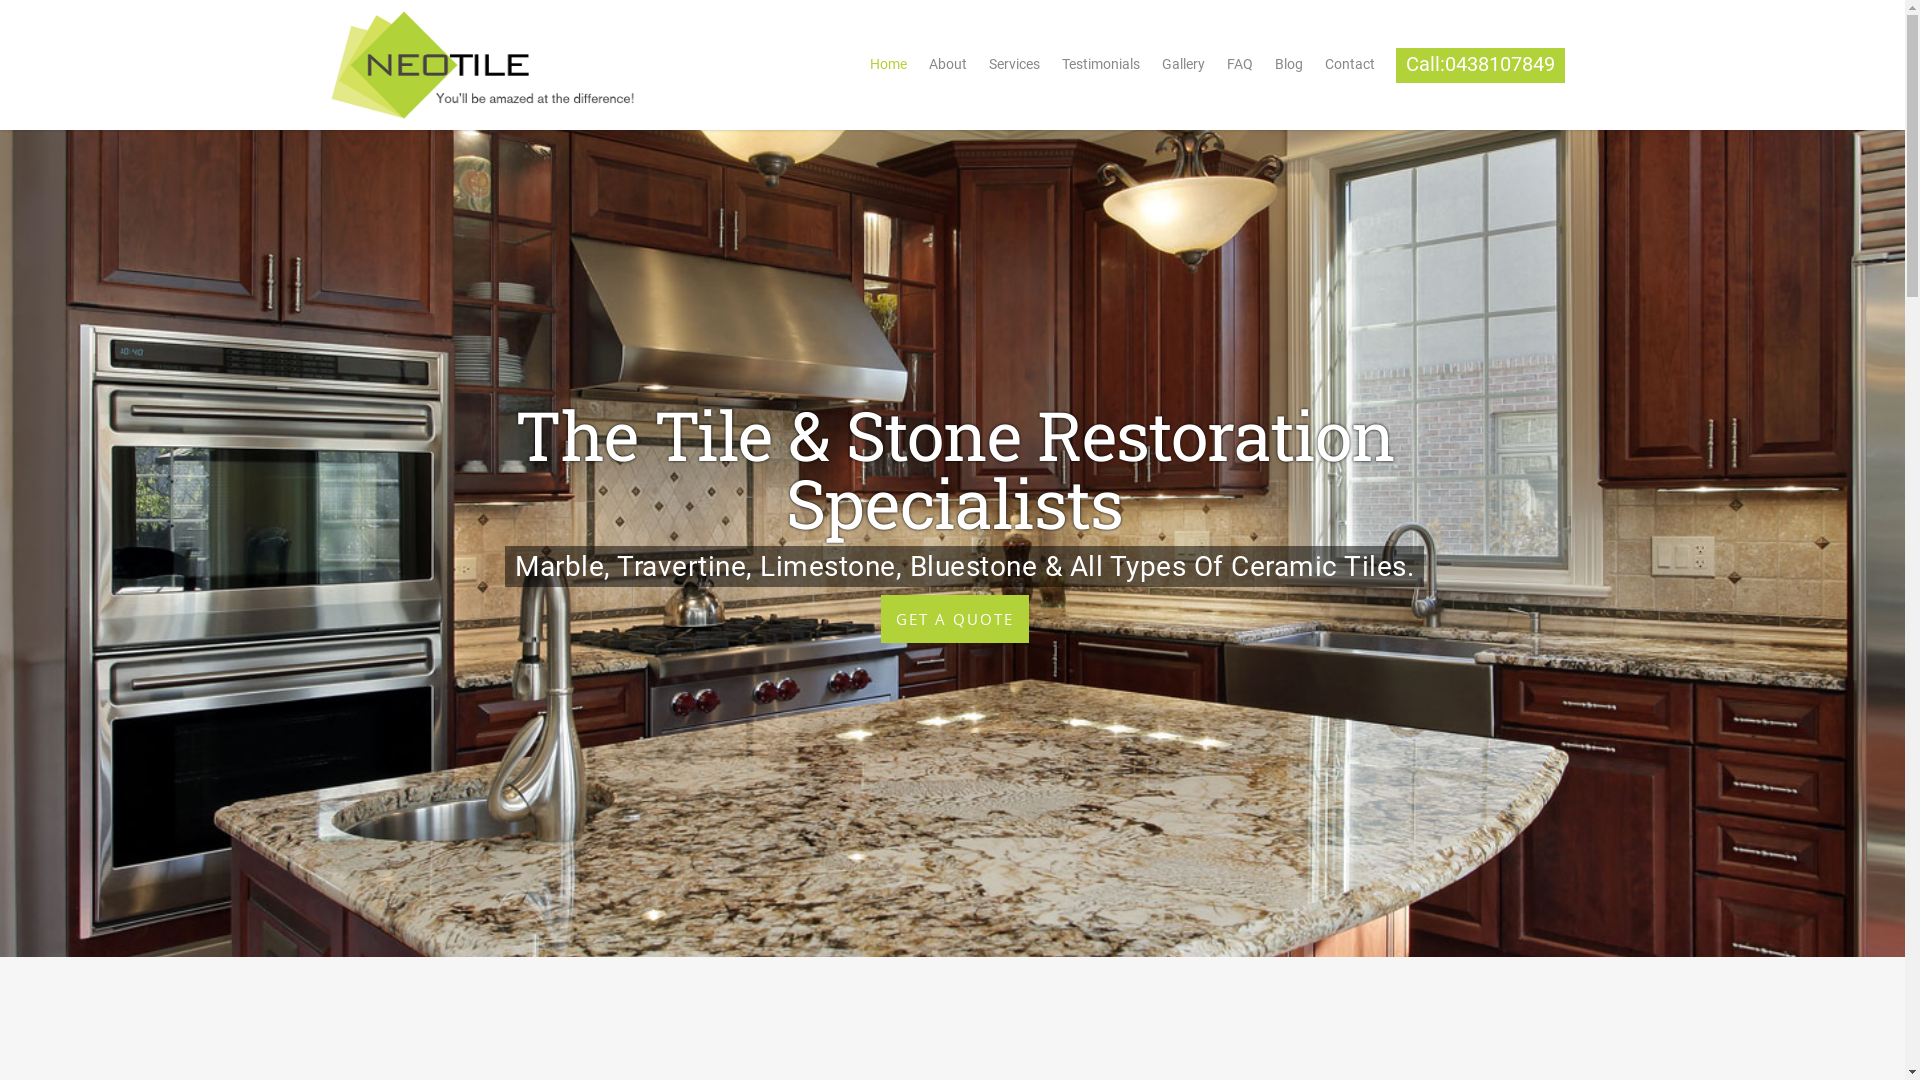  I want to click on 'Call:0438107849', so click(1480, 68).